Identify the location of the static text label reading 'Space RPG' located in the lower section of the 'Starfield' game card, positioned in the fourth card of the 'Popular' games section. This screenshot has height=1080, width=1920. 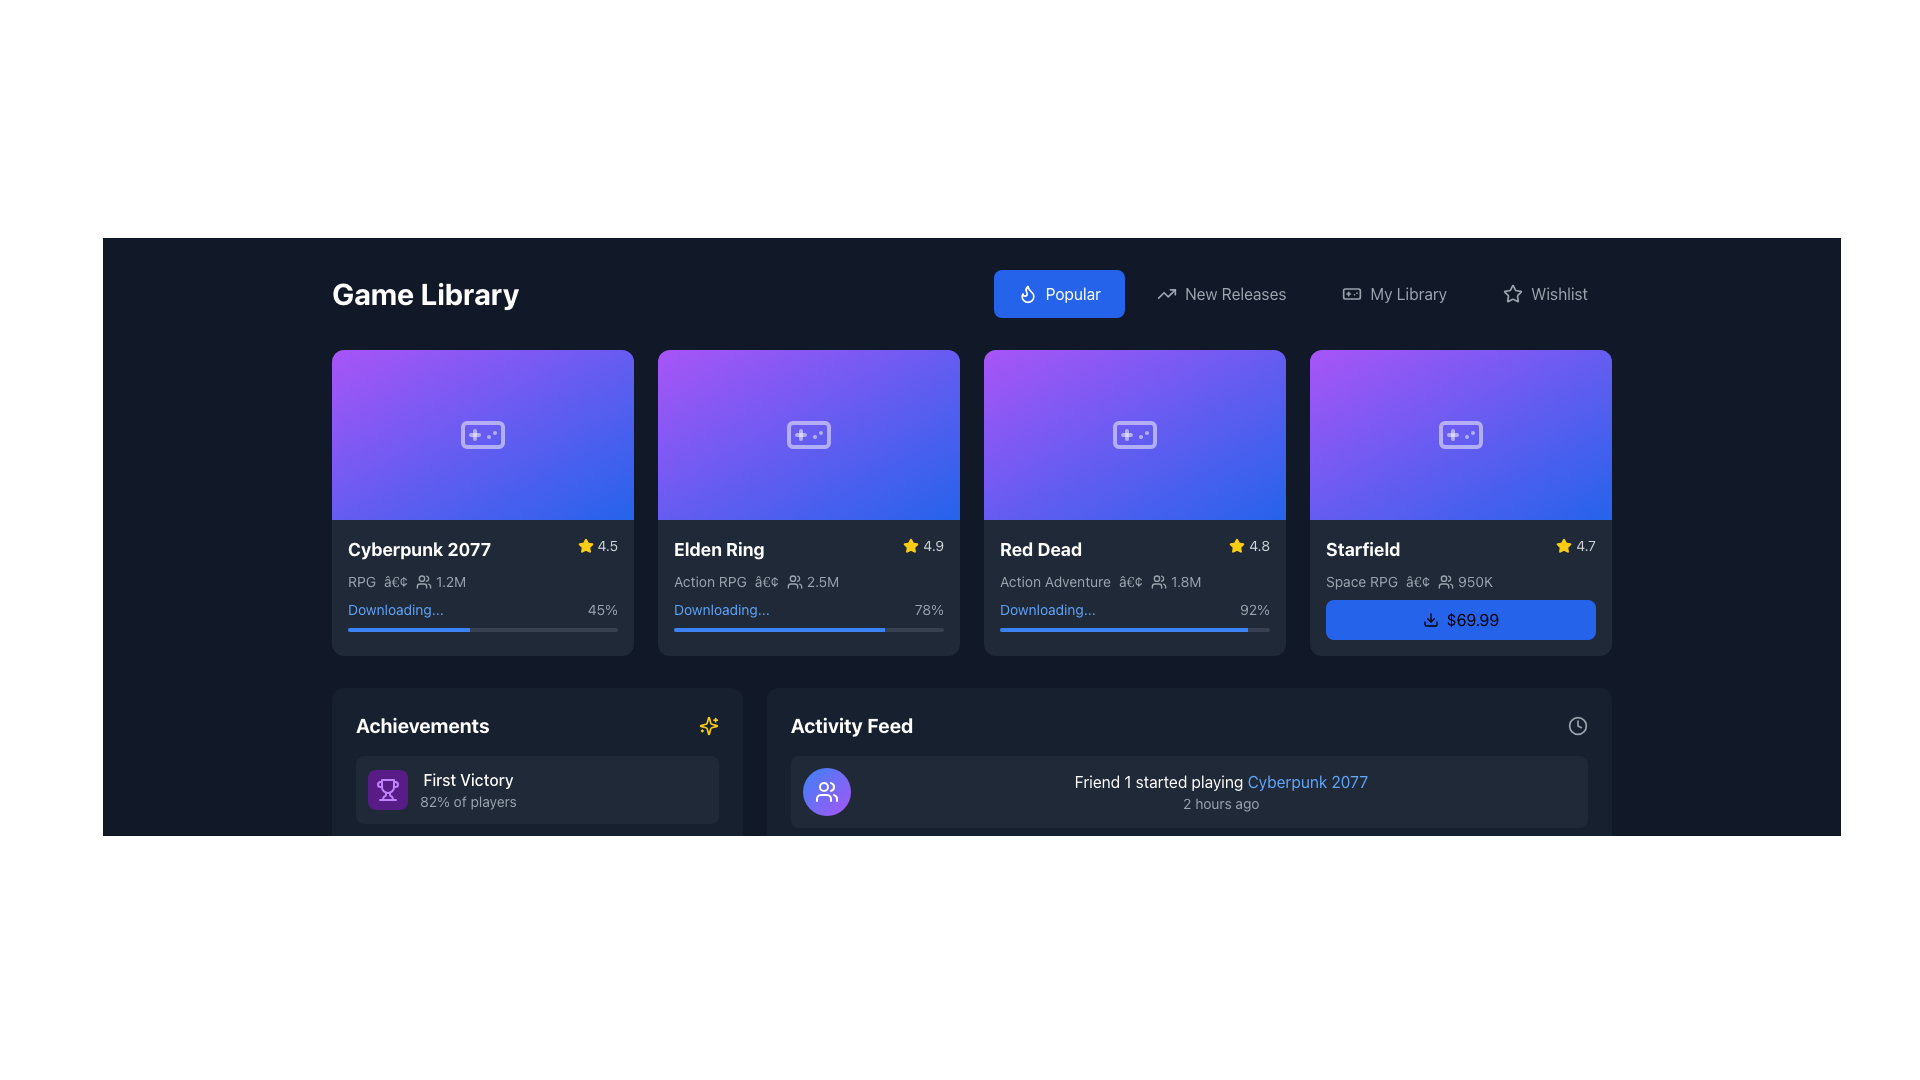
(1361, 581).